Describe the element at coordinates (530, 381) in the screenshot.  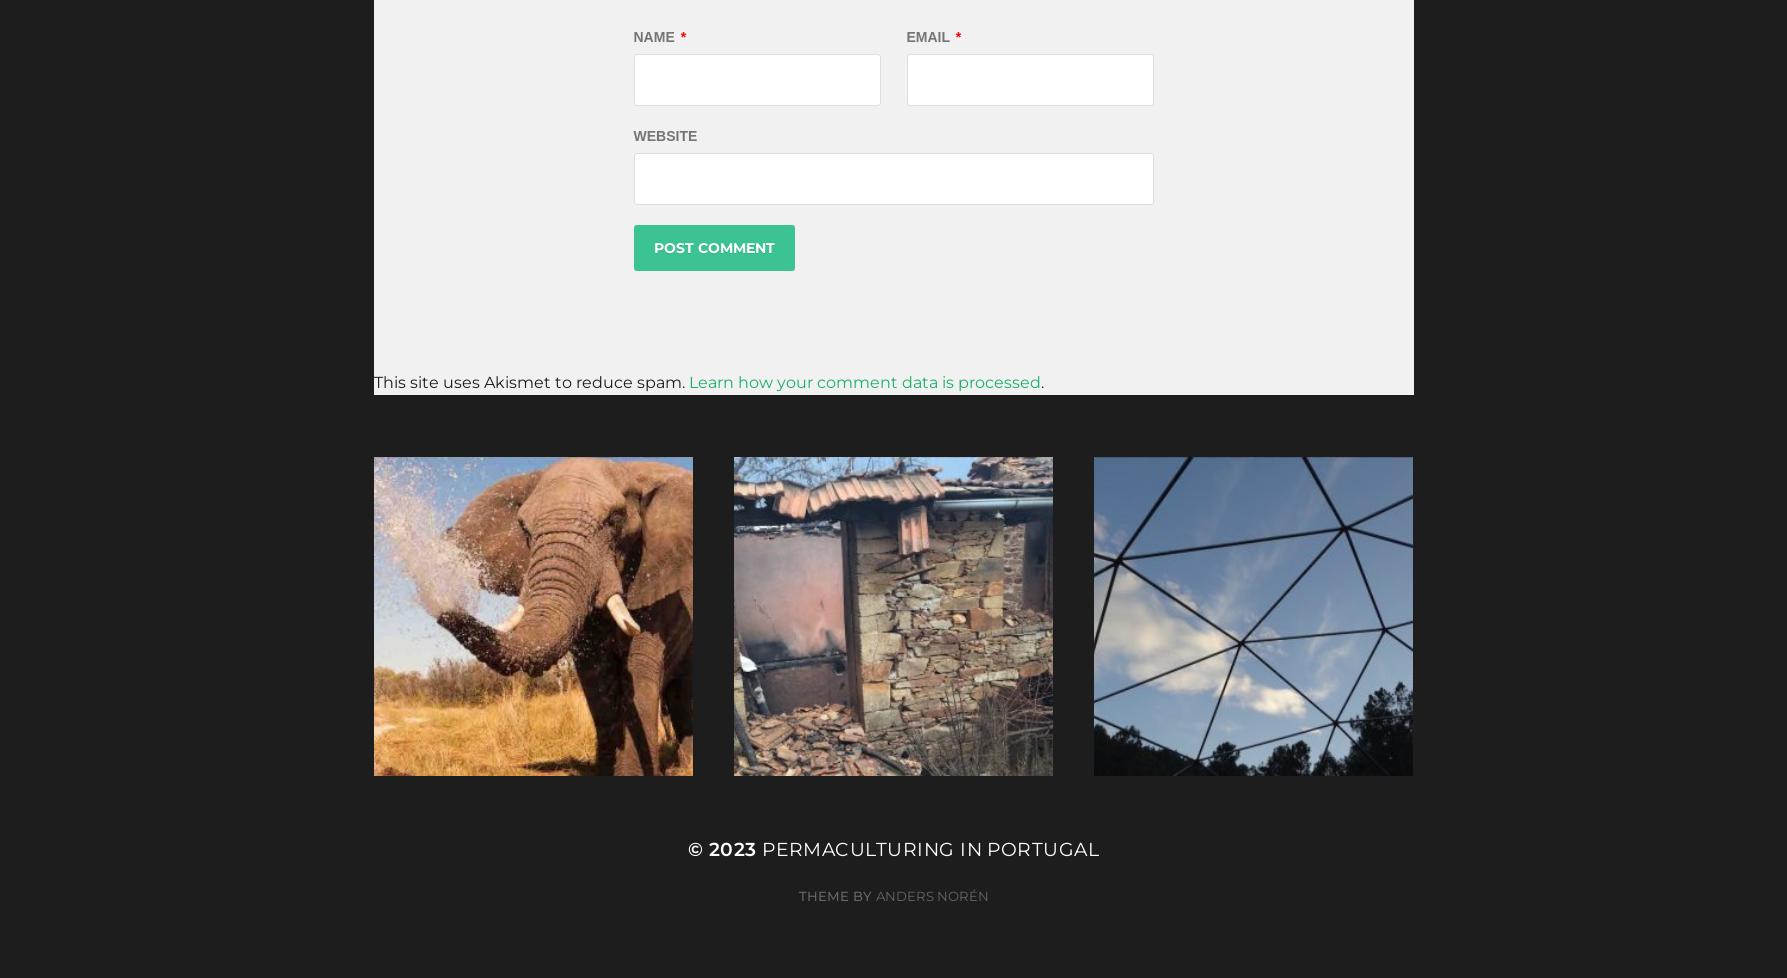
I see `'This site uses Akismet to reduce spam.'` at that location.